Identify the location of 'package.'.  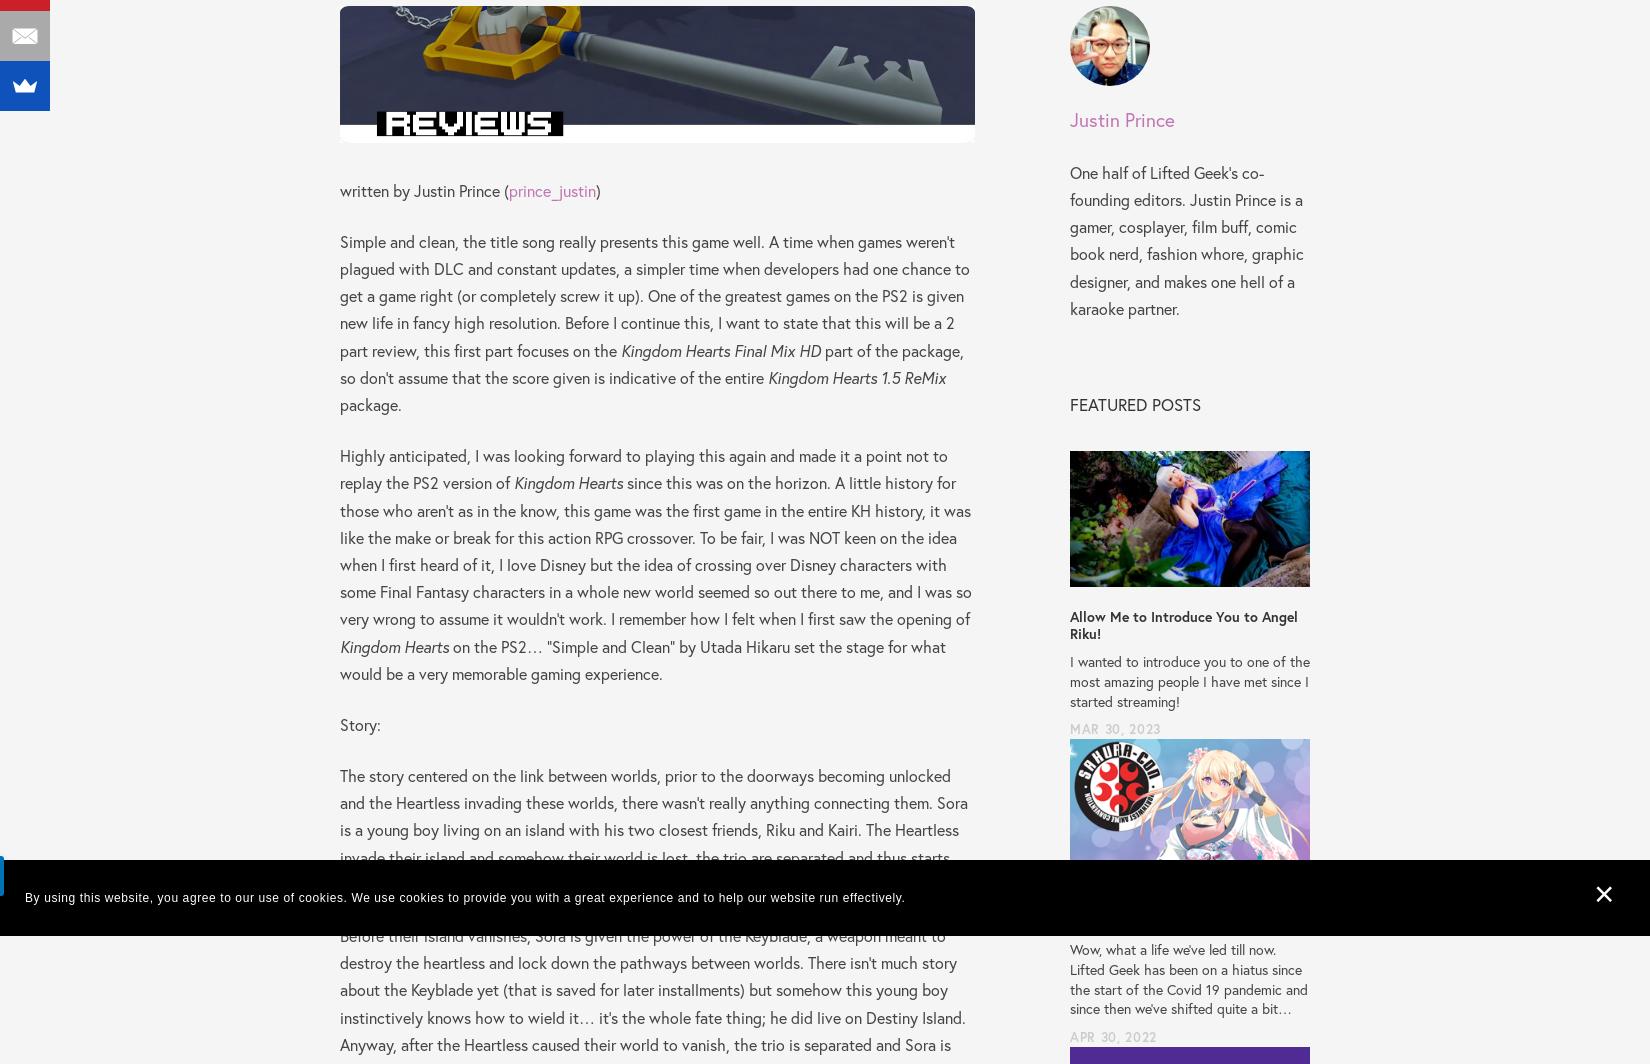
(370, 404).